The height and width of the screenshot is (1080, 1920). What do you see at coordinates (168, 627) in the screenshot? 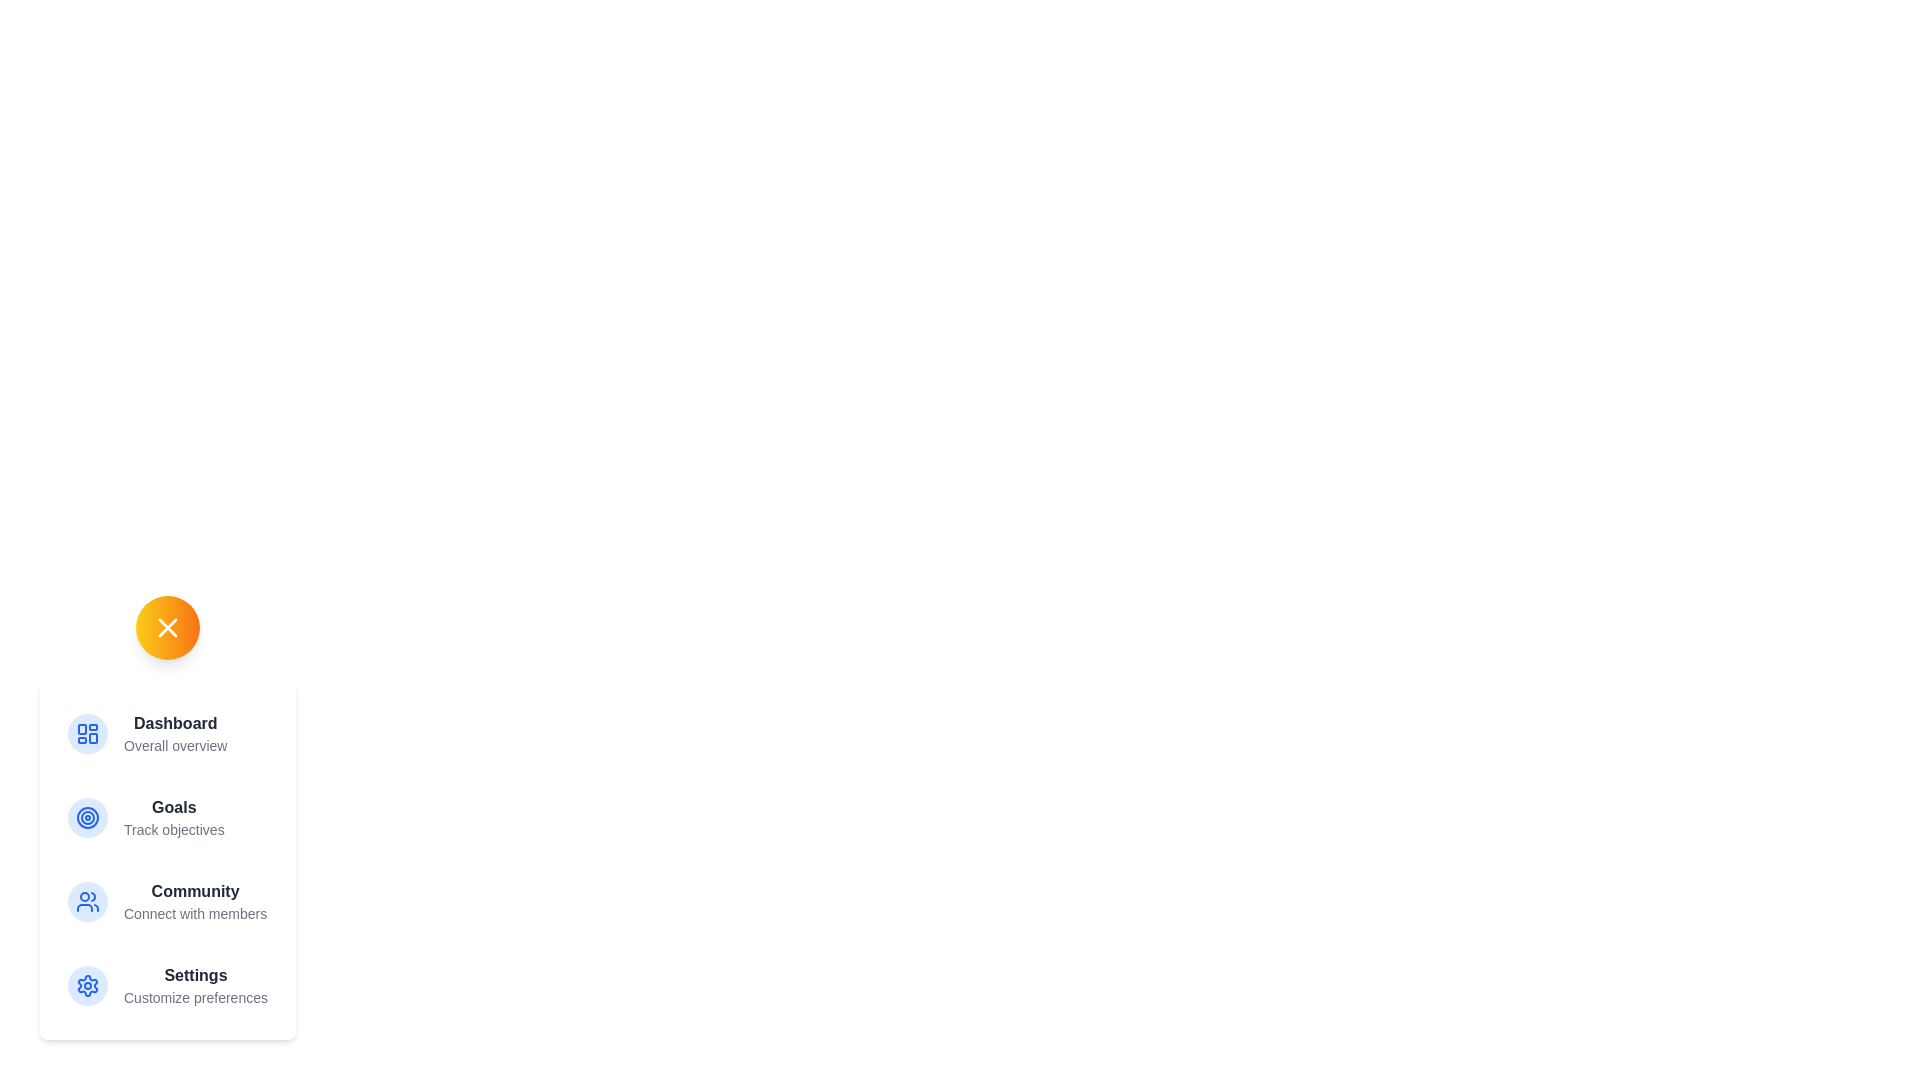
I see `the header button to toggle the panel's visibility` at bounding box center [168, 627].